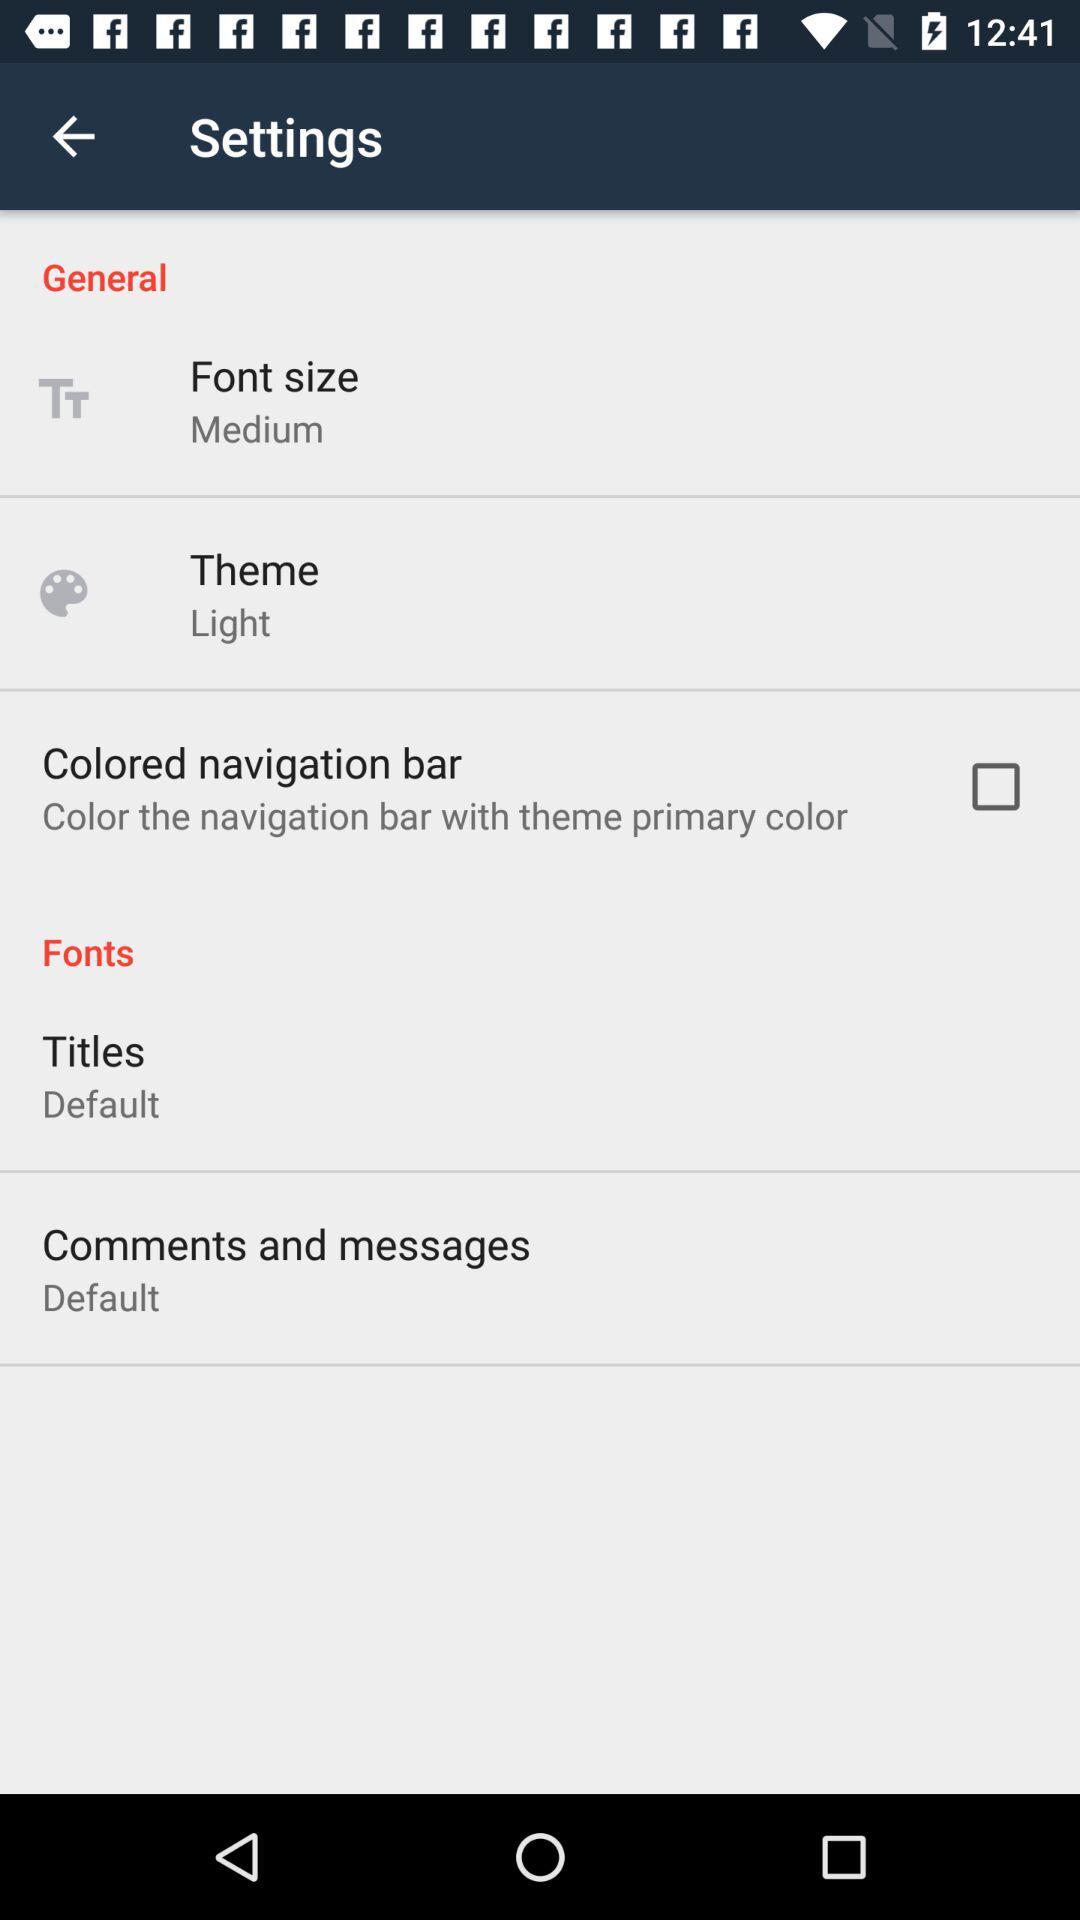  I want to click on the comments and messages, so click(286, 1242).